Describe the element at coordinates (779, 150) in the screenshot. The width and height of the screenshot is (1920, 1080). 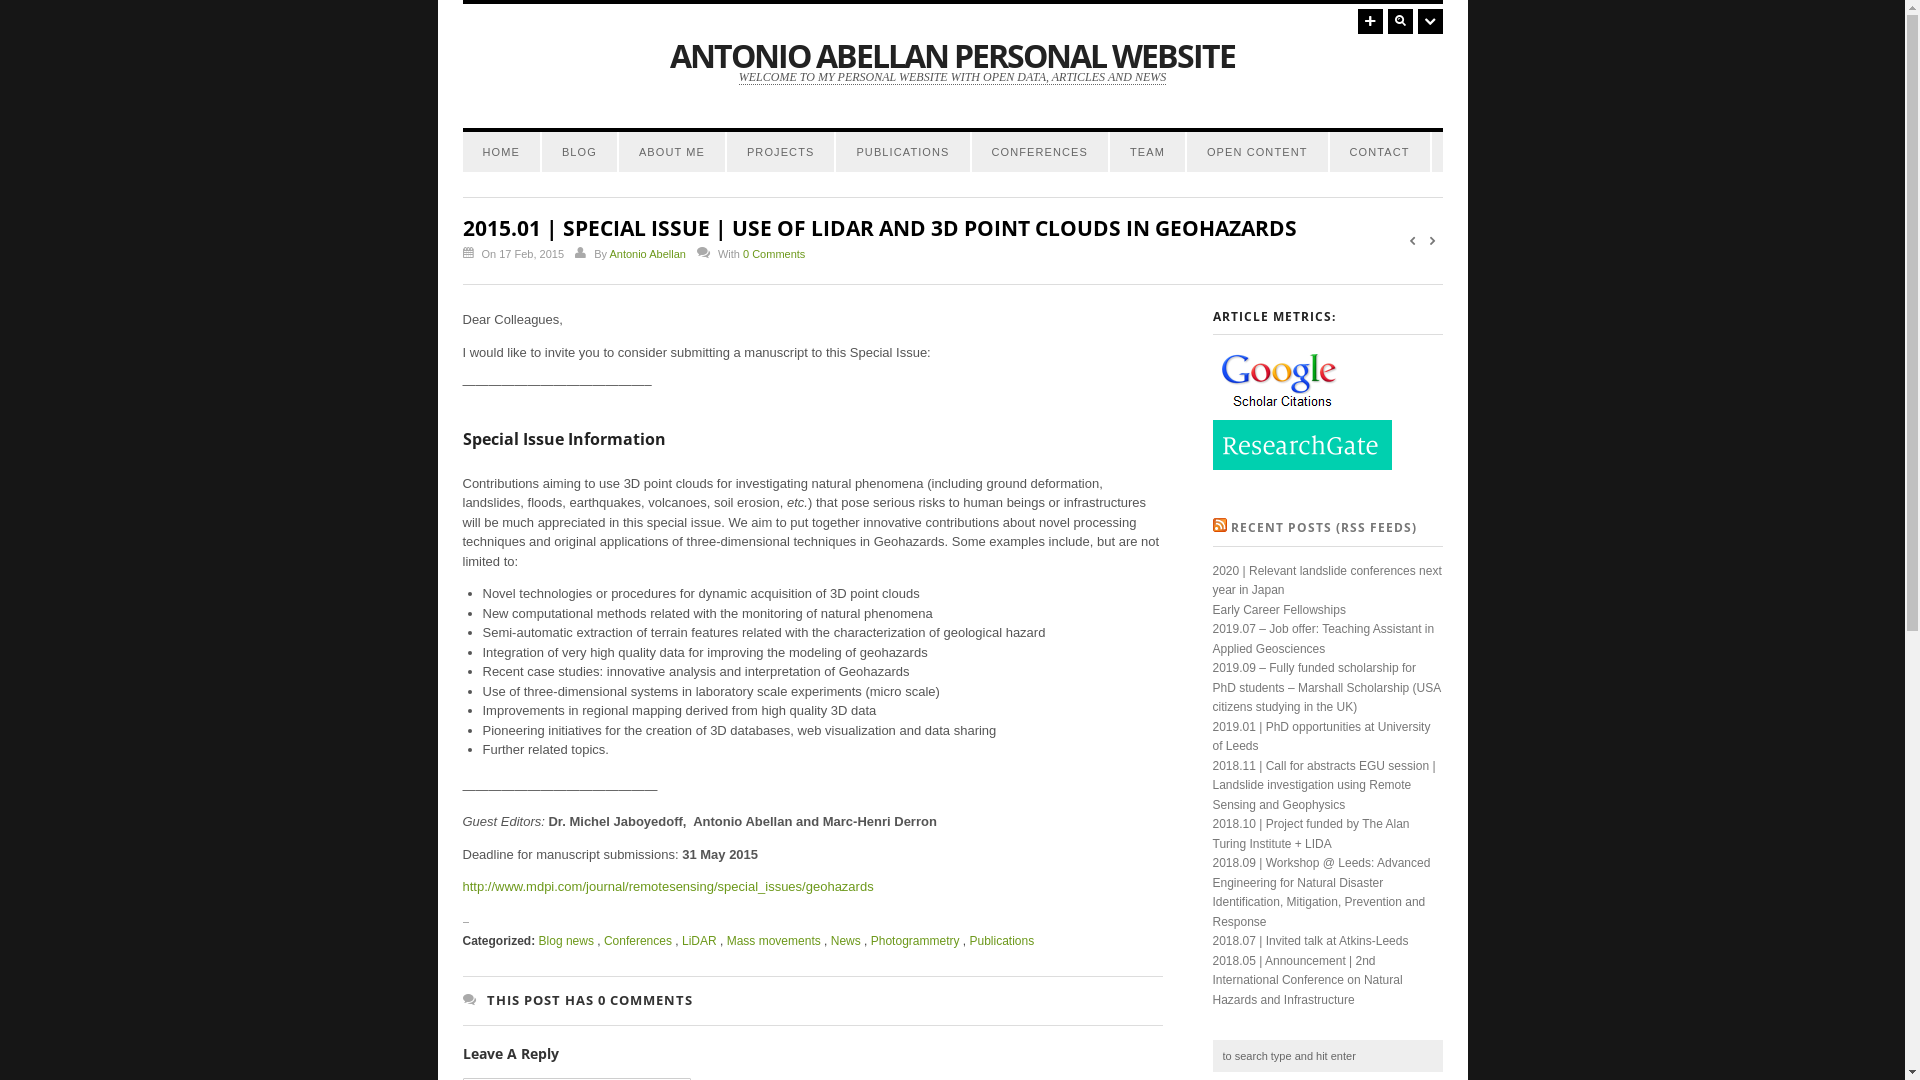
I see `'PROJECTS'` at that location.